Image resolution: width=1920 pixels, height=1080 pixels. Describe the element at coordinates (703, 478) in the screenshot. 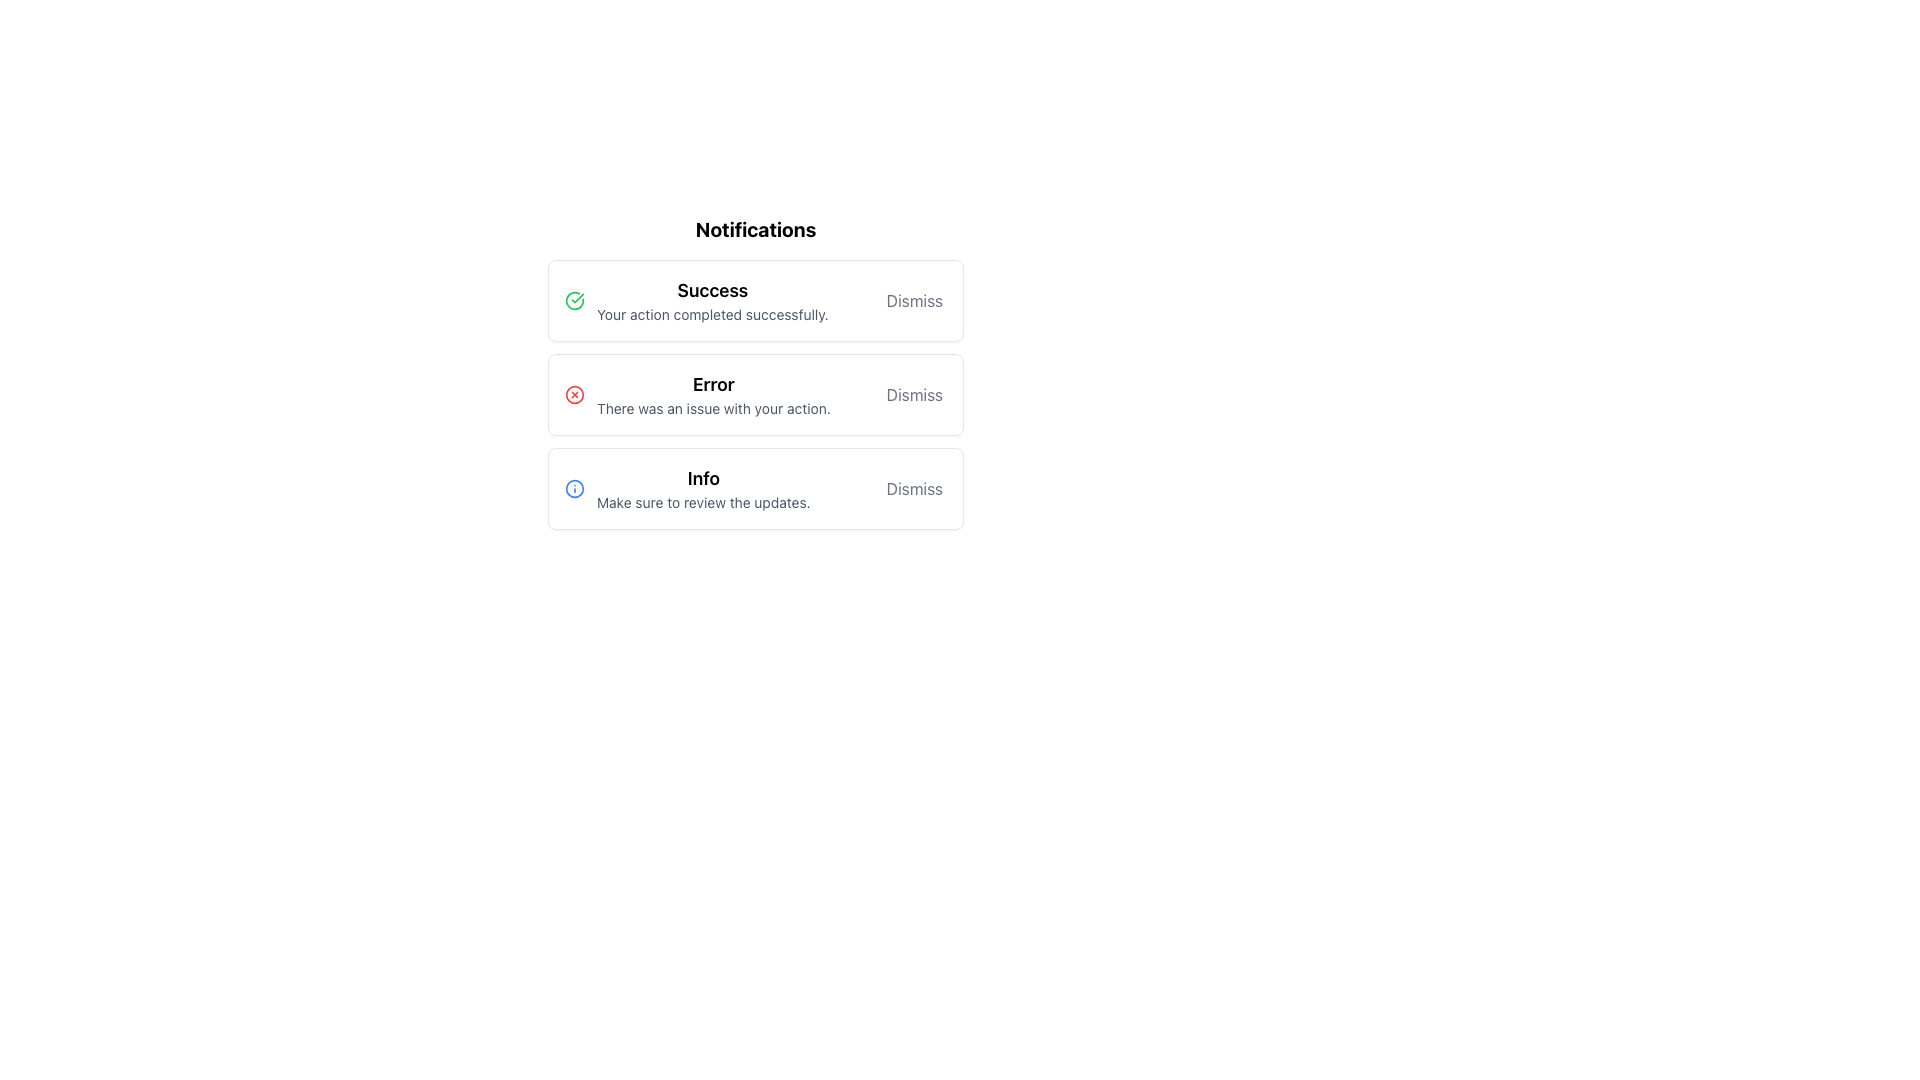

I see `the Text label that serves as the title for the notification regarding information, which is centrally located above the text 'Make sure to review the updates.' and to the left of the 'Dismiss' button` at that location.